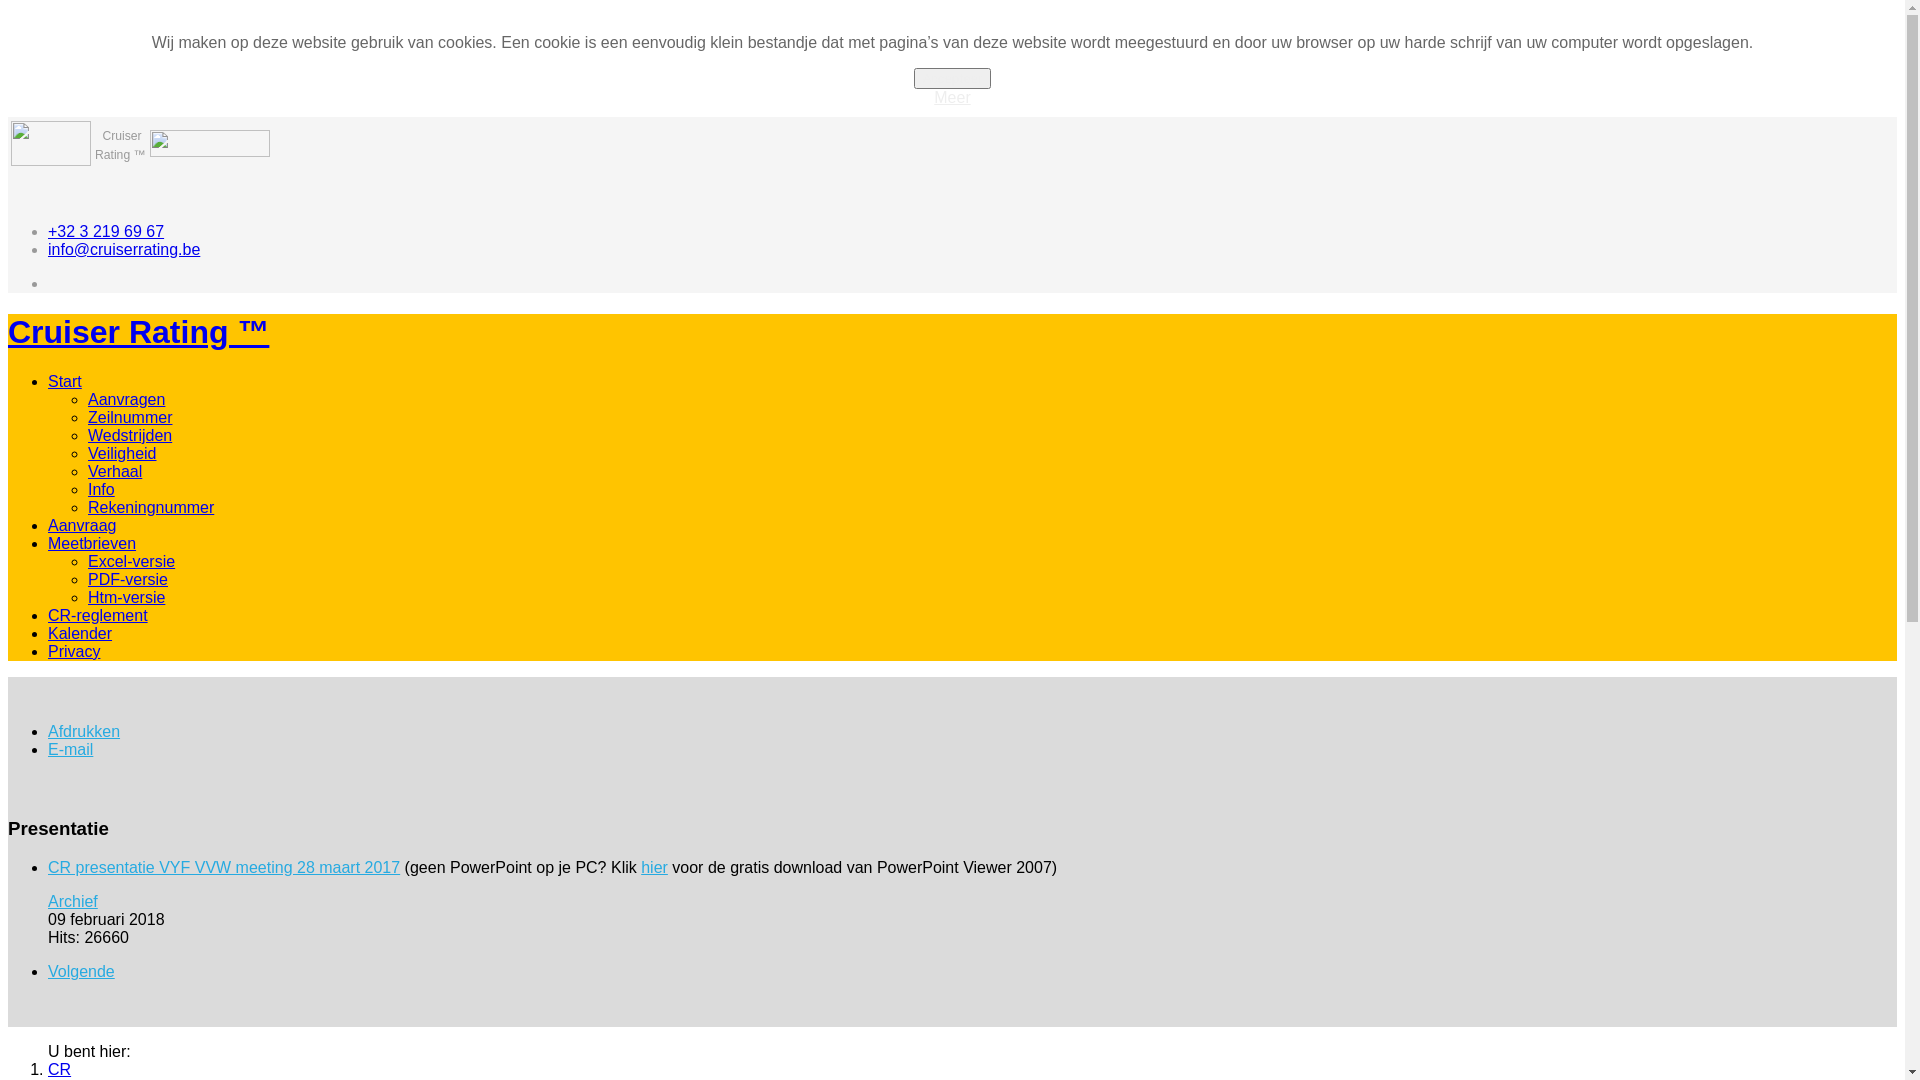 The height and width of the screenshot is (1080, 1920). Describe the element at coordinates (73, 651) in the screenshot. I see `'Privacy'` at that location.